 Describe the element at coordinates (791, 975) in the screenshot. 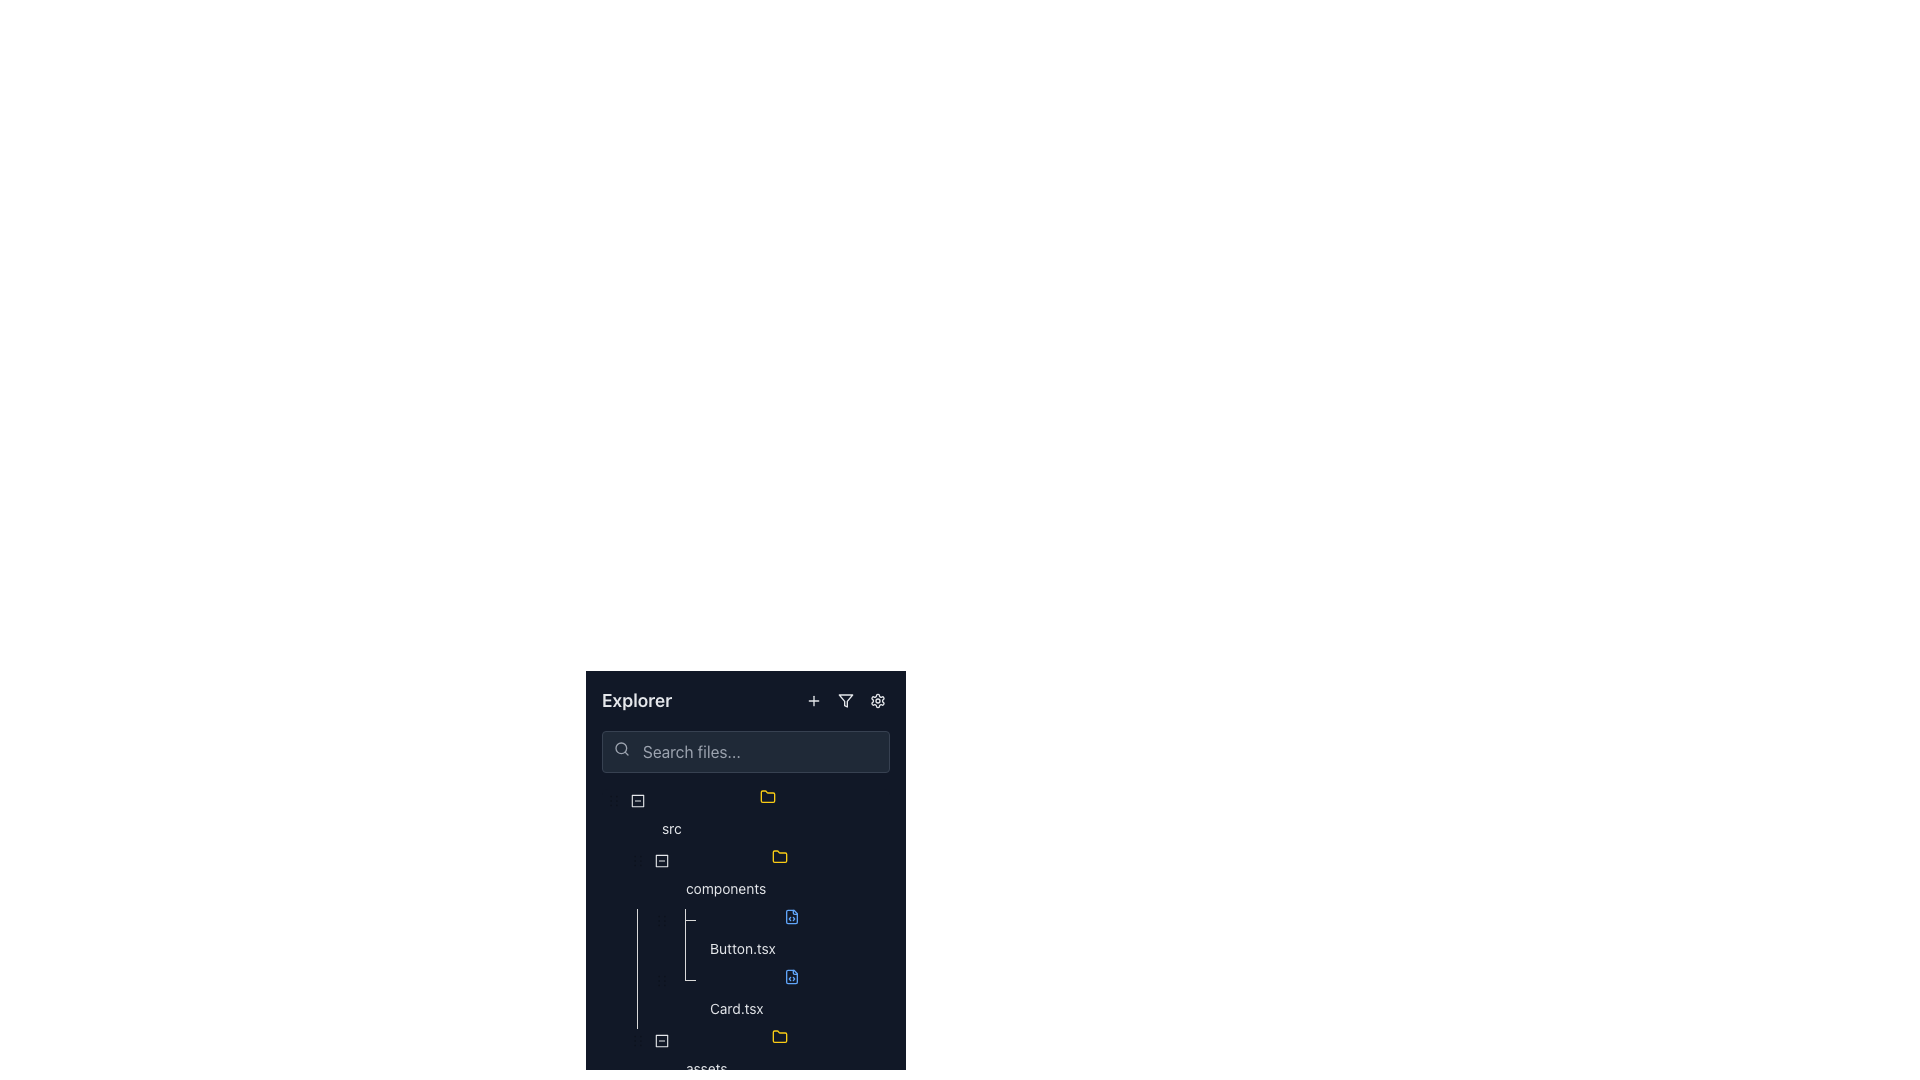

I see `the light blue document icon representing code-related symbols located beneath the 'components' entry in the file explorer interface` at that location.